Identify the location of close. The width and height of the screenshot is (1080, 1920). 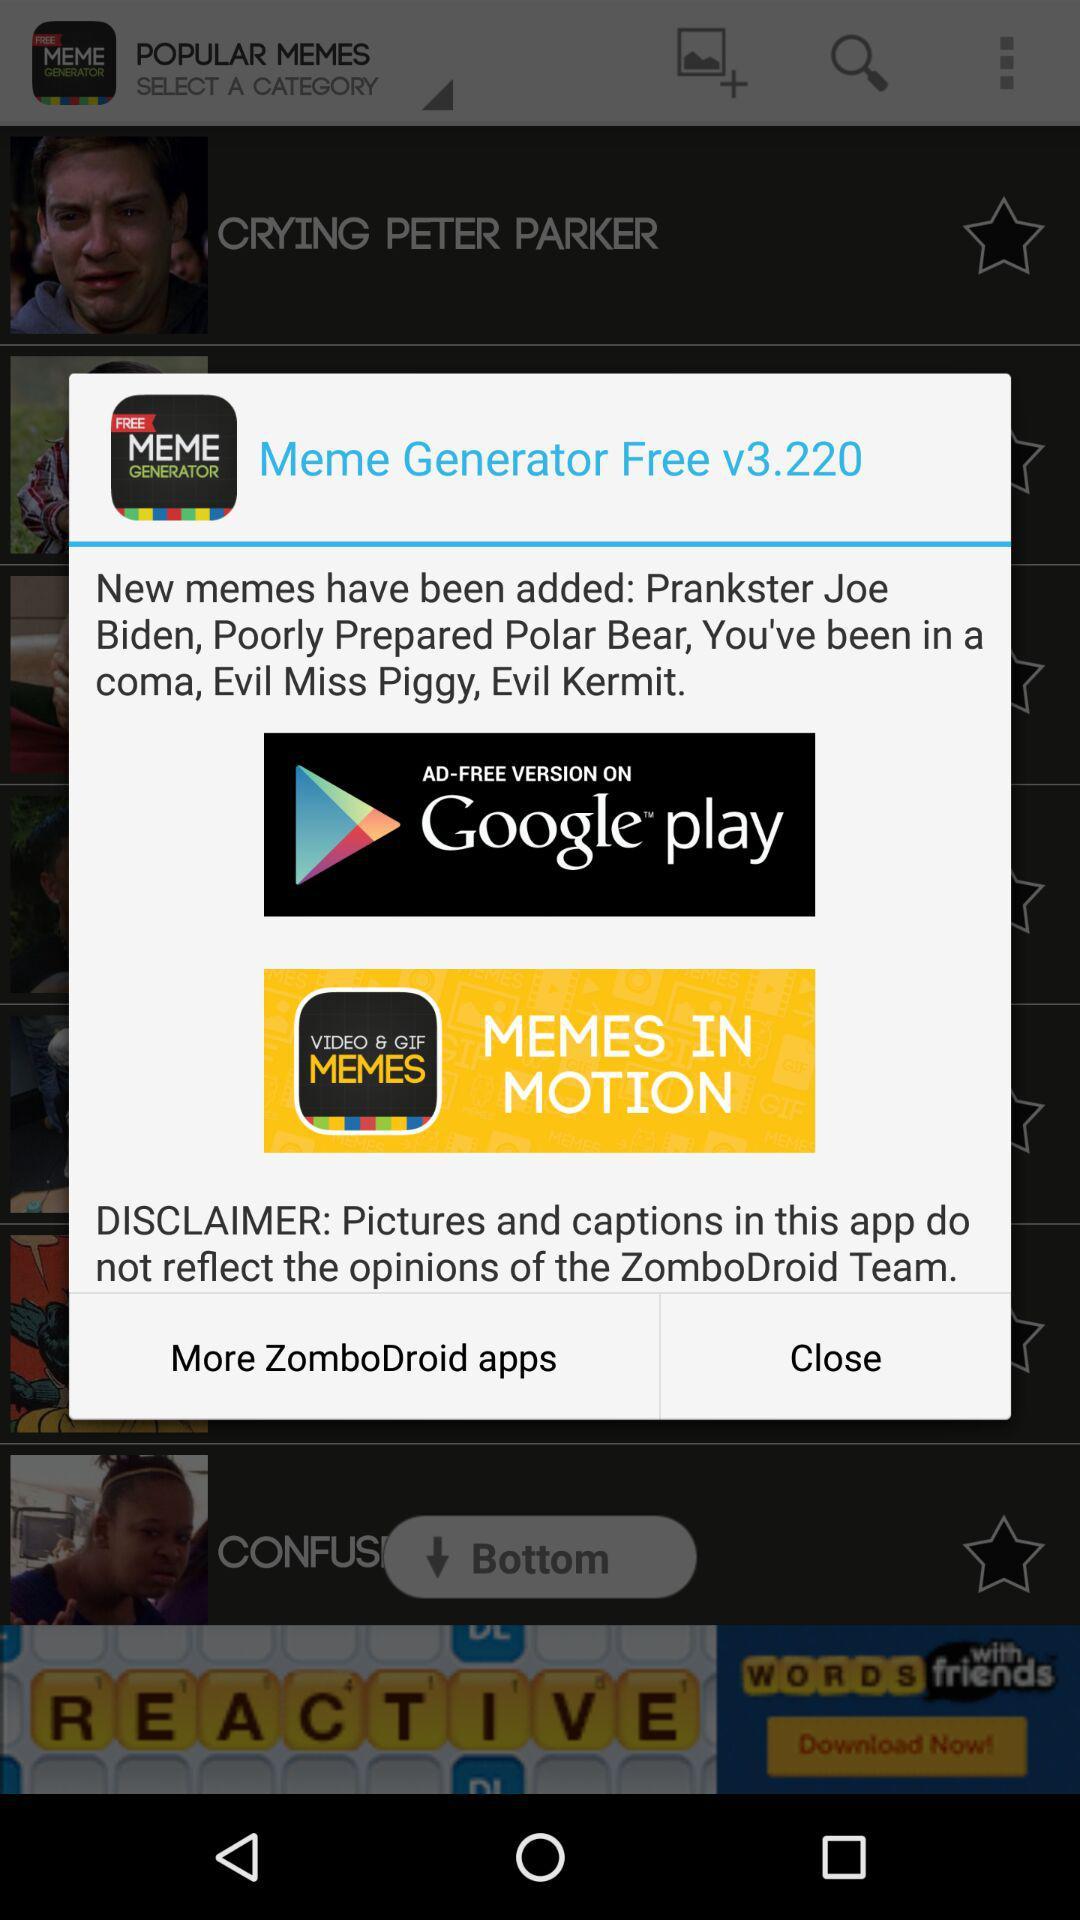
(835, 1356).